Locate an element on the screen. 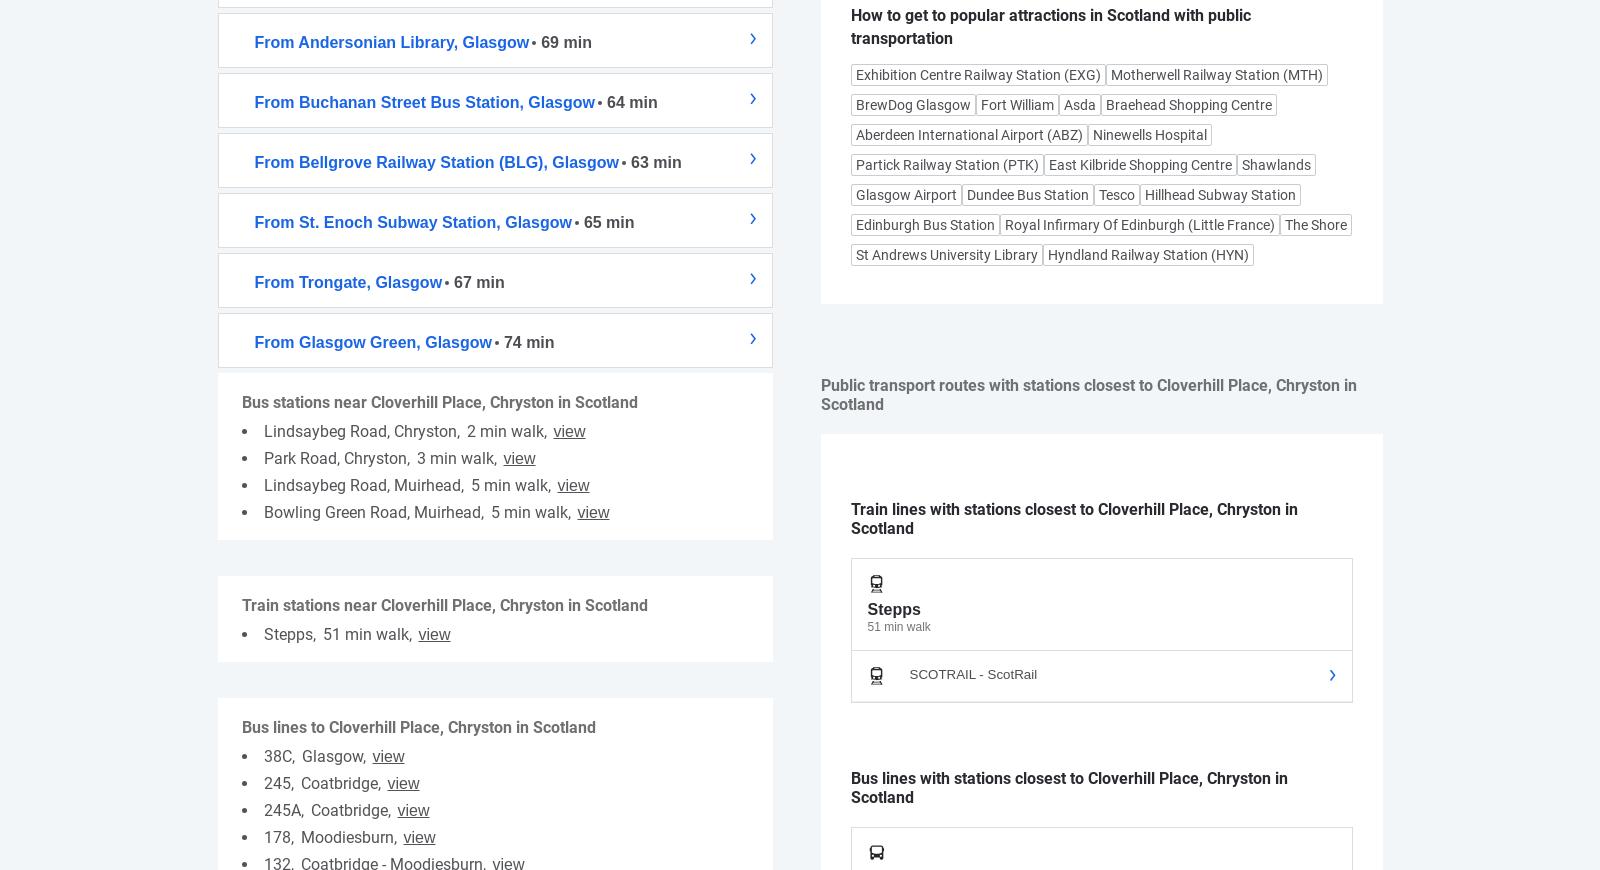  'Park Road, Chryston' is located at coordinates (334, 456).